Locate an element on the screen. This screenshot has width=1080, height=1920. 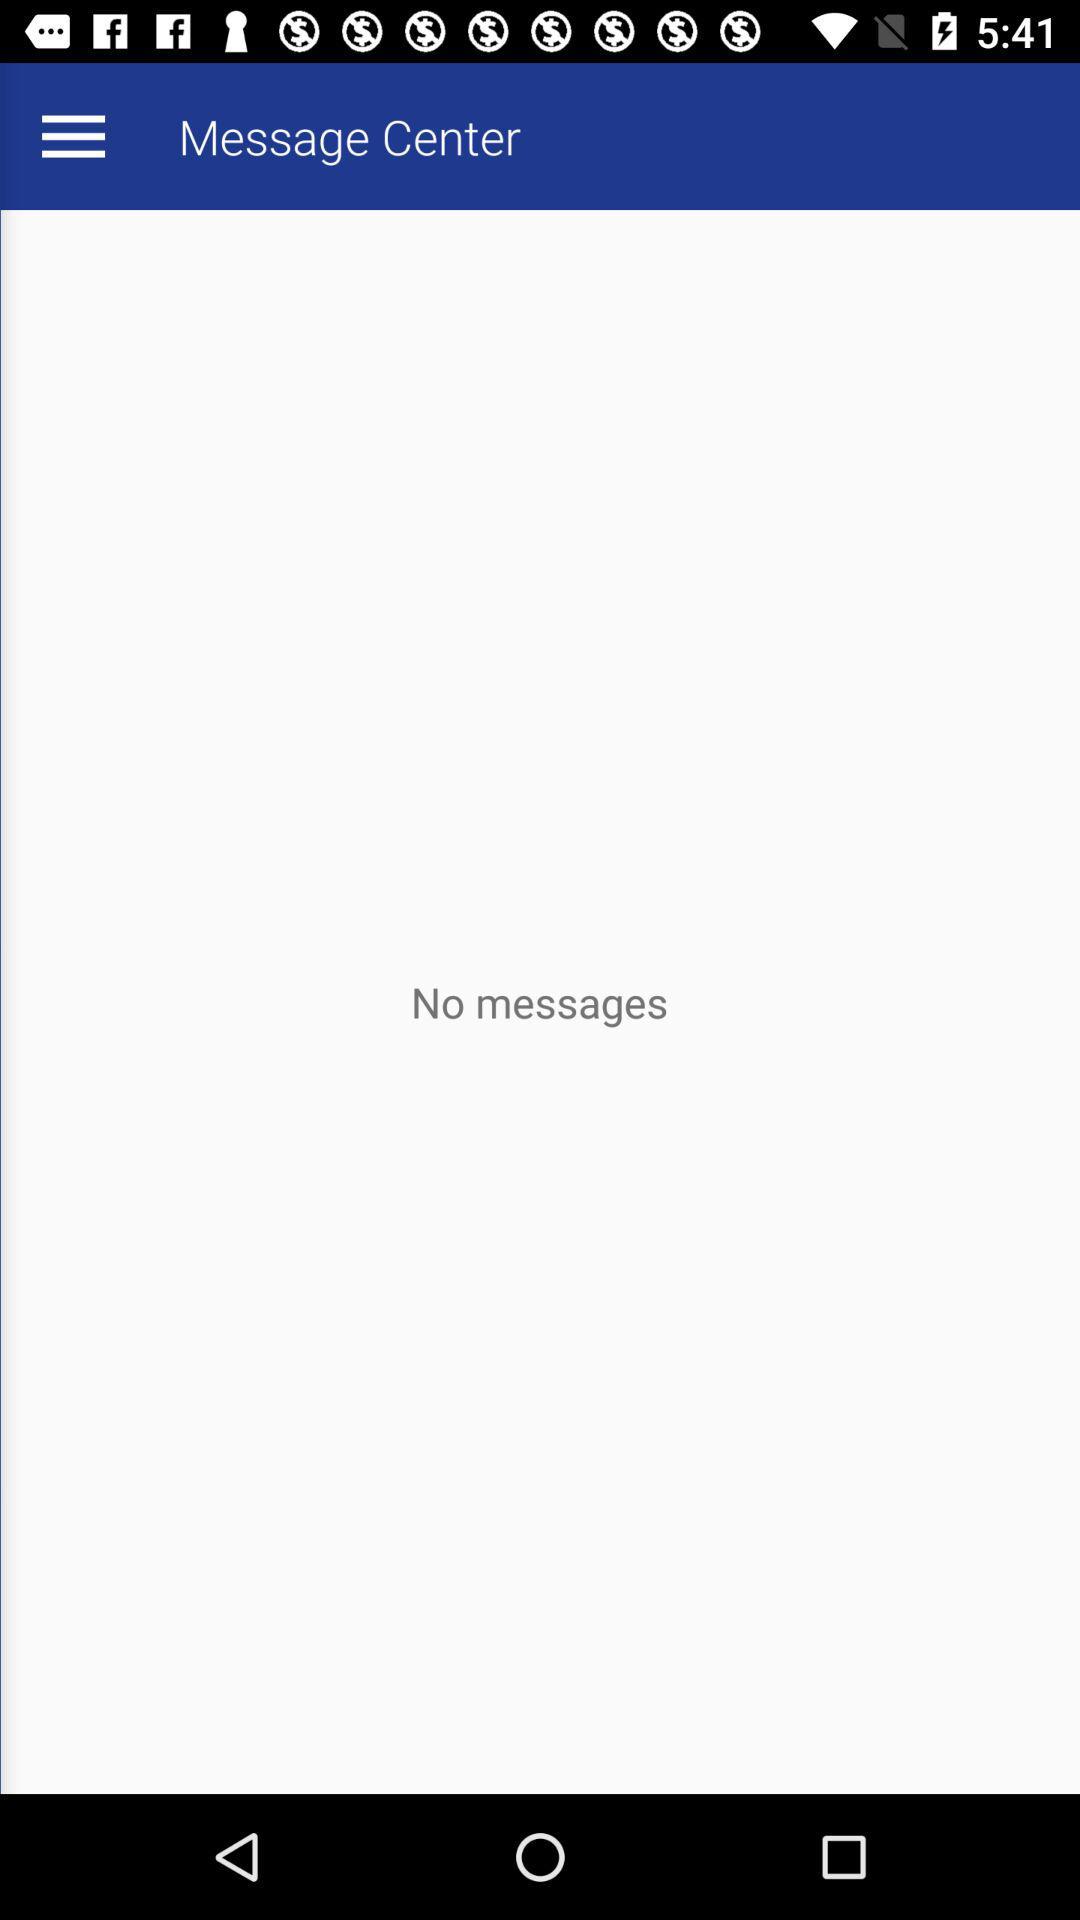
the menu icon is located at coordinates (72, 135).